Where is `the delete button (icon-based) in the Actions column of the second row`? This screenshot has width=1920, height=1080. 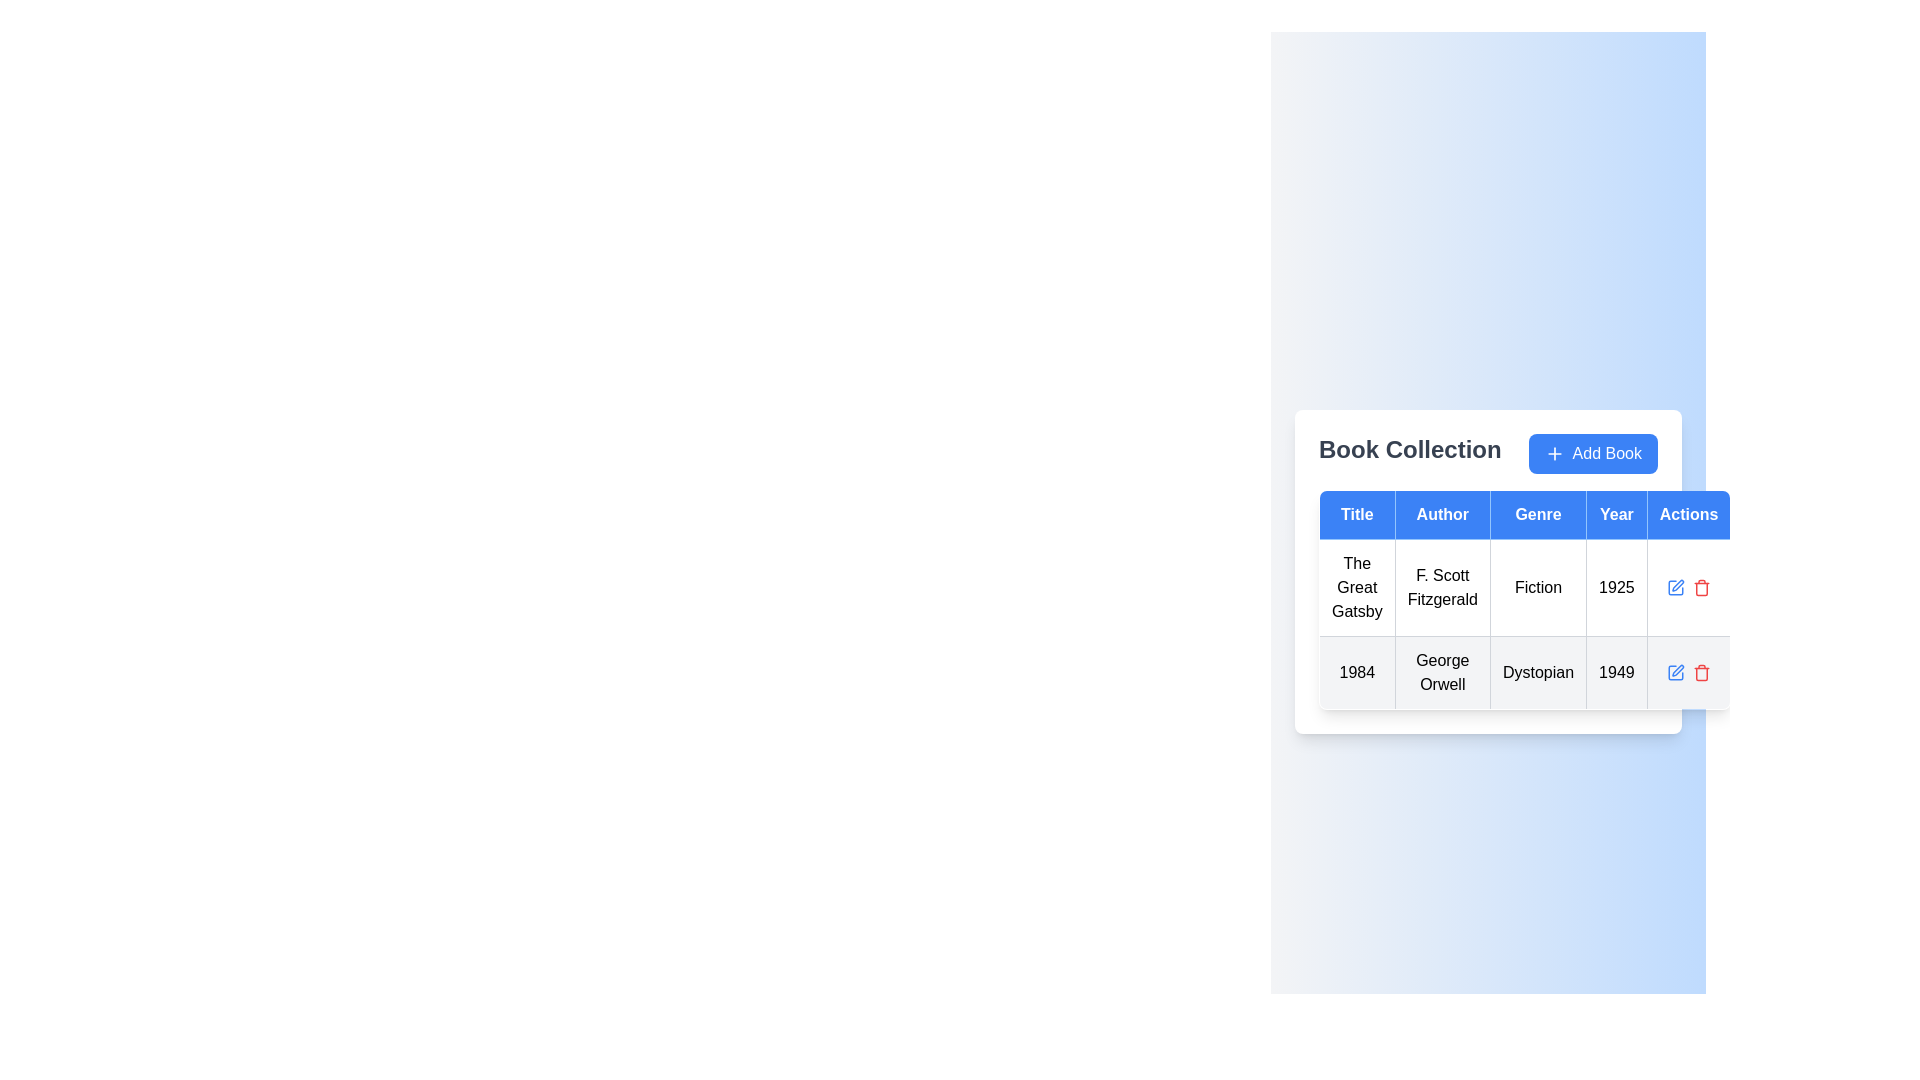 the delete button (icon-based) in the Actions column of the second row is located at coordinates (1701, 672).